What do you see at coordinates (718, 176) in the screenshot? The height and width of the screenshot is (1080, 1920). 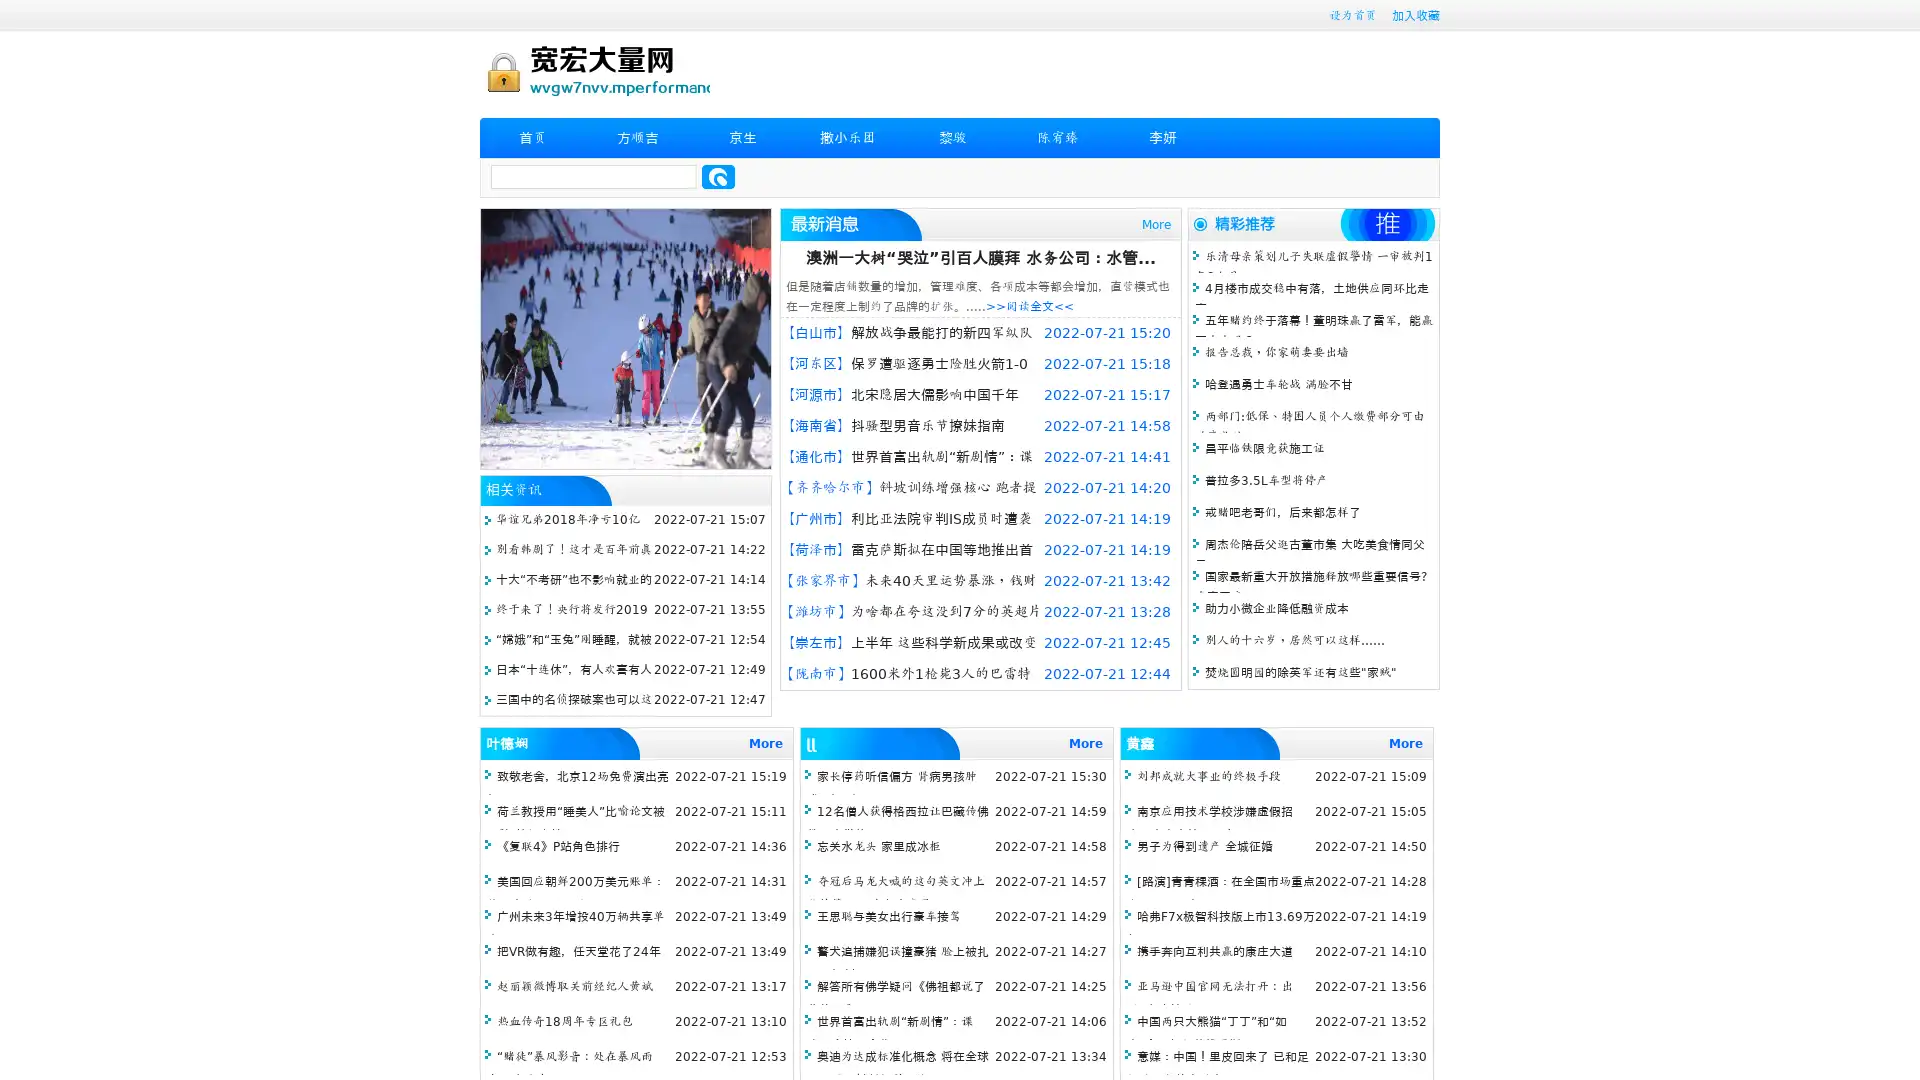 I see `Search` at bounding box center [718, 176].